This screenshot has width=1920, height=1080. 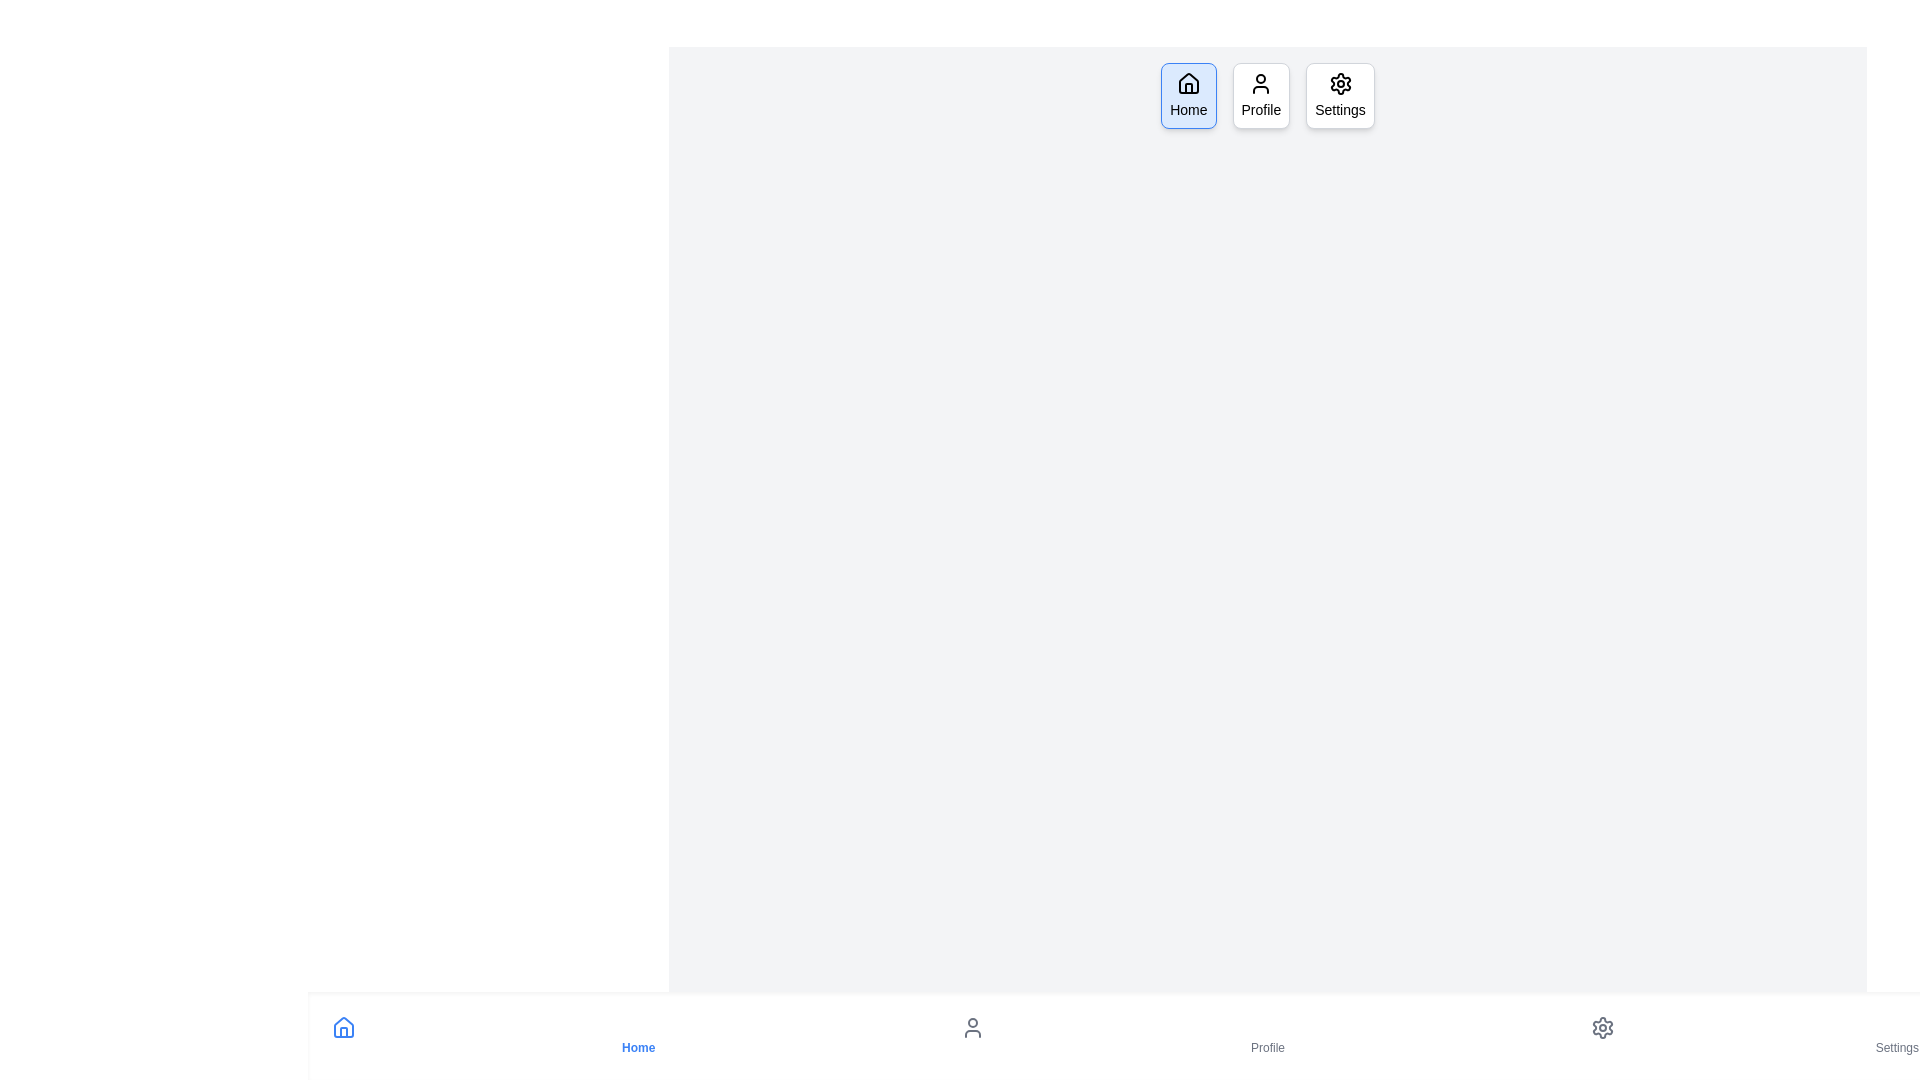 I want to click on the 'Home' button in the bottom navigation bar, which is styled with bold blue text and a house icon, so click(x=637, y=1035).